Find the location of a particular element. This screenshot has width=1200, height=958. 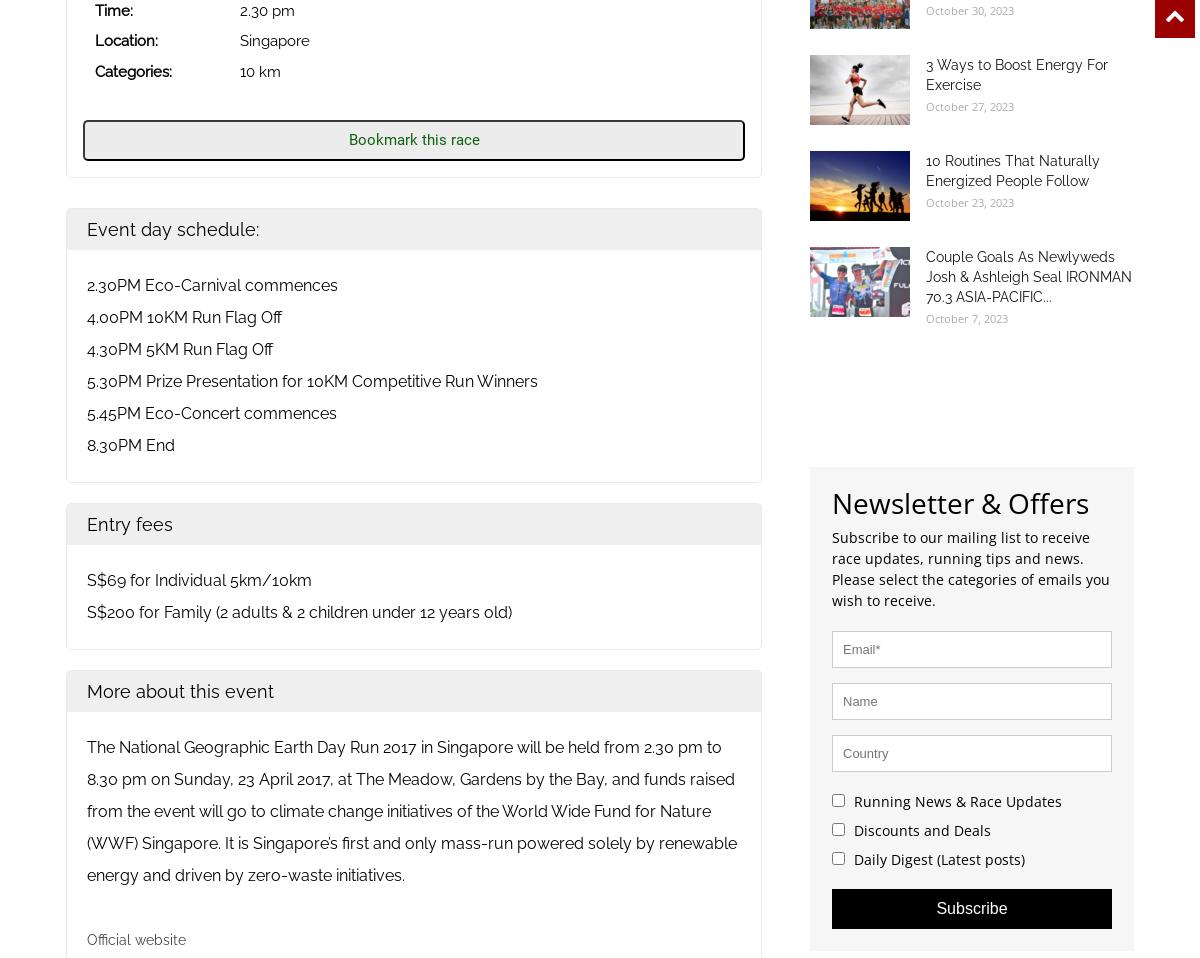

'Location:' is located at coordinates (126, 39).